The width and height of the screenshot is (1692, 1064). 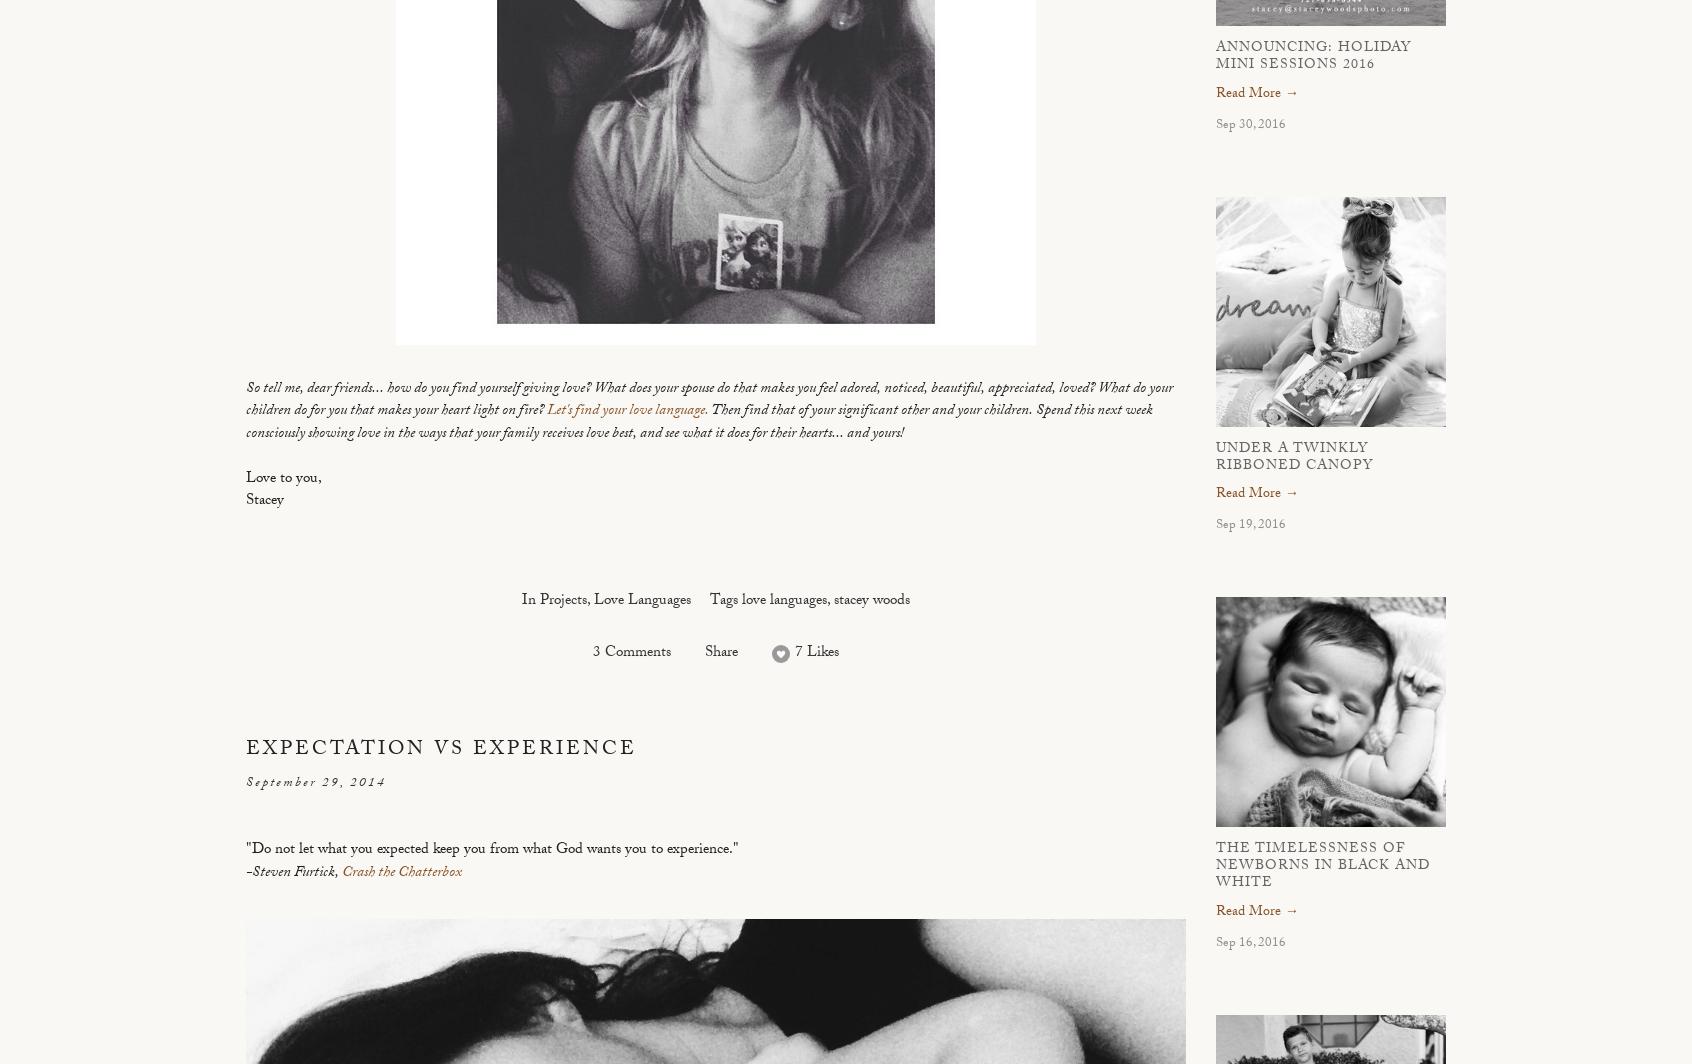 What do you see at coordinates (246, 873) in the screenshot?
I see `'-Steven Furtick,'` at bounding box center [246, 873].